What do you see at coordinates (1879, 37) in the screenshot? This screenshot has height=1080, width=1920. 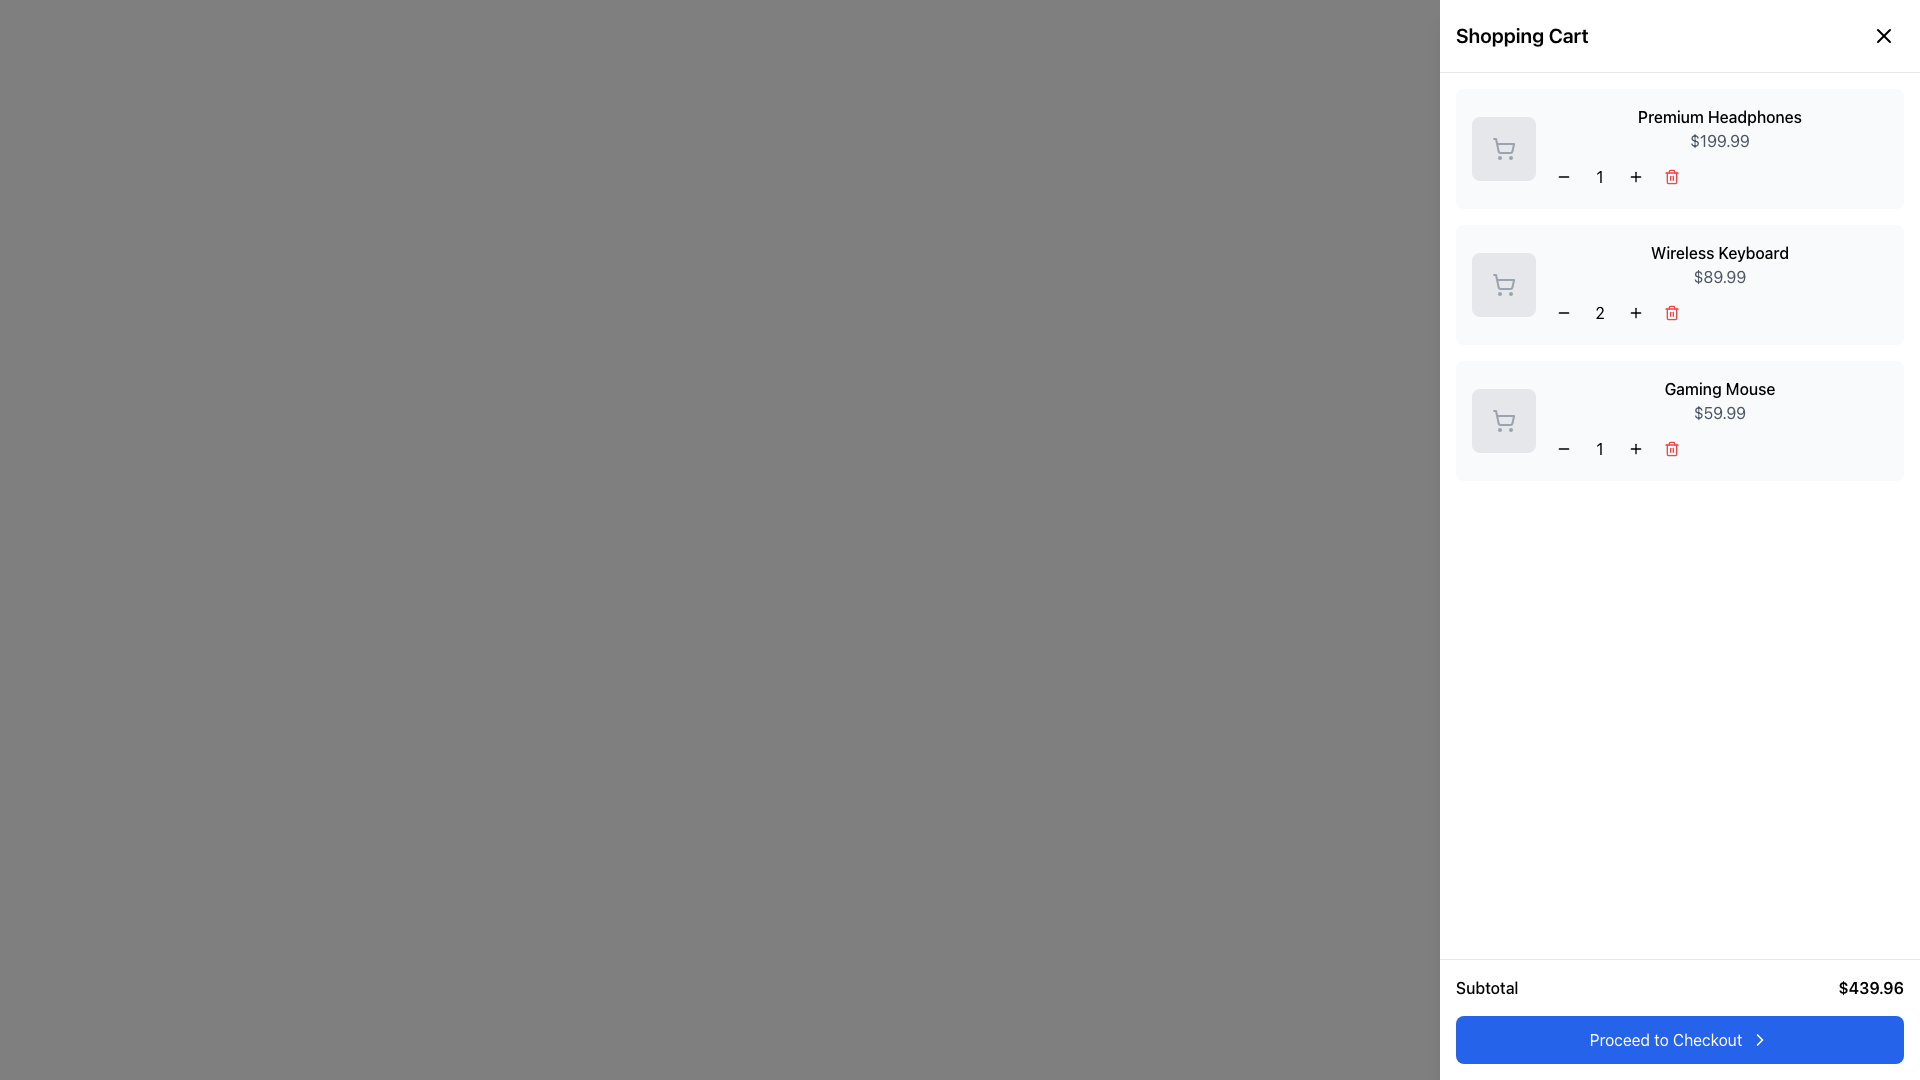 I see `the shopping cart icon located in the top right-hand corner of the layout` at bounding box center [1879, 37].